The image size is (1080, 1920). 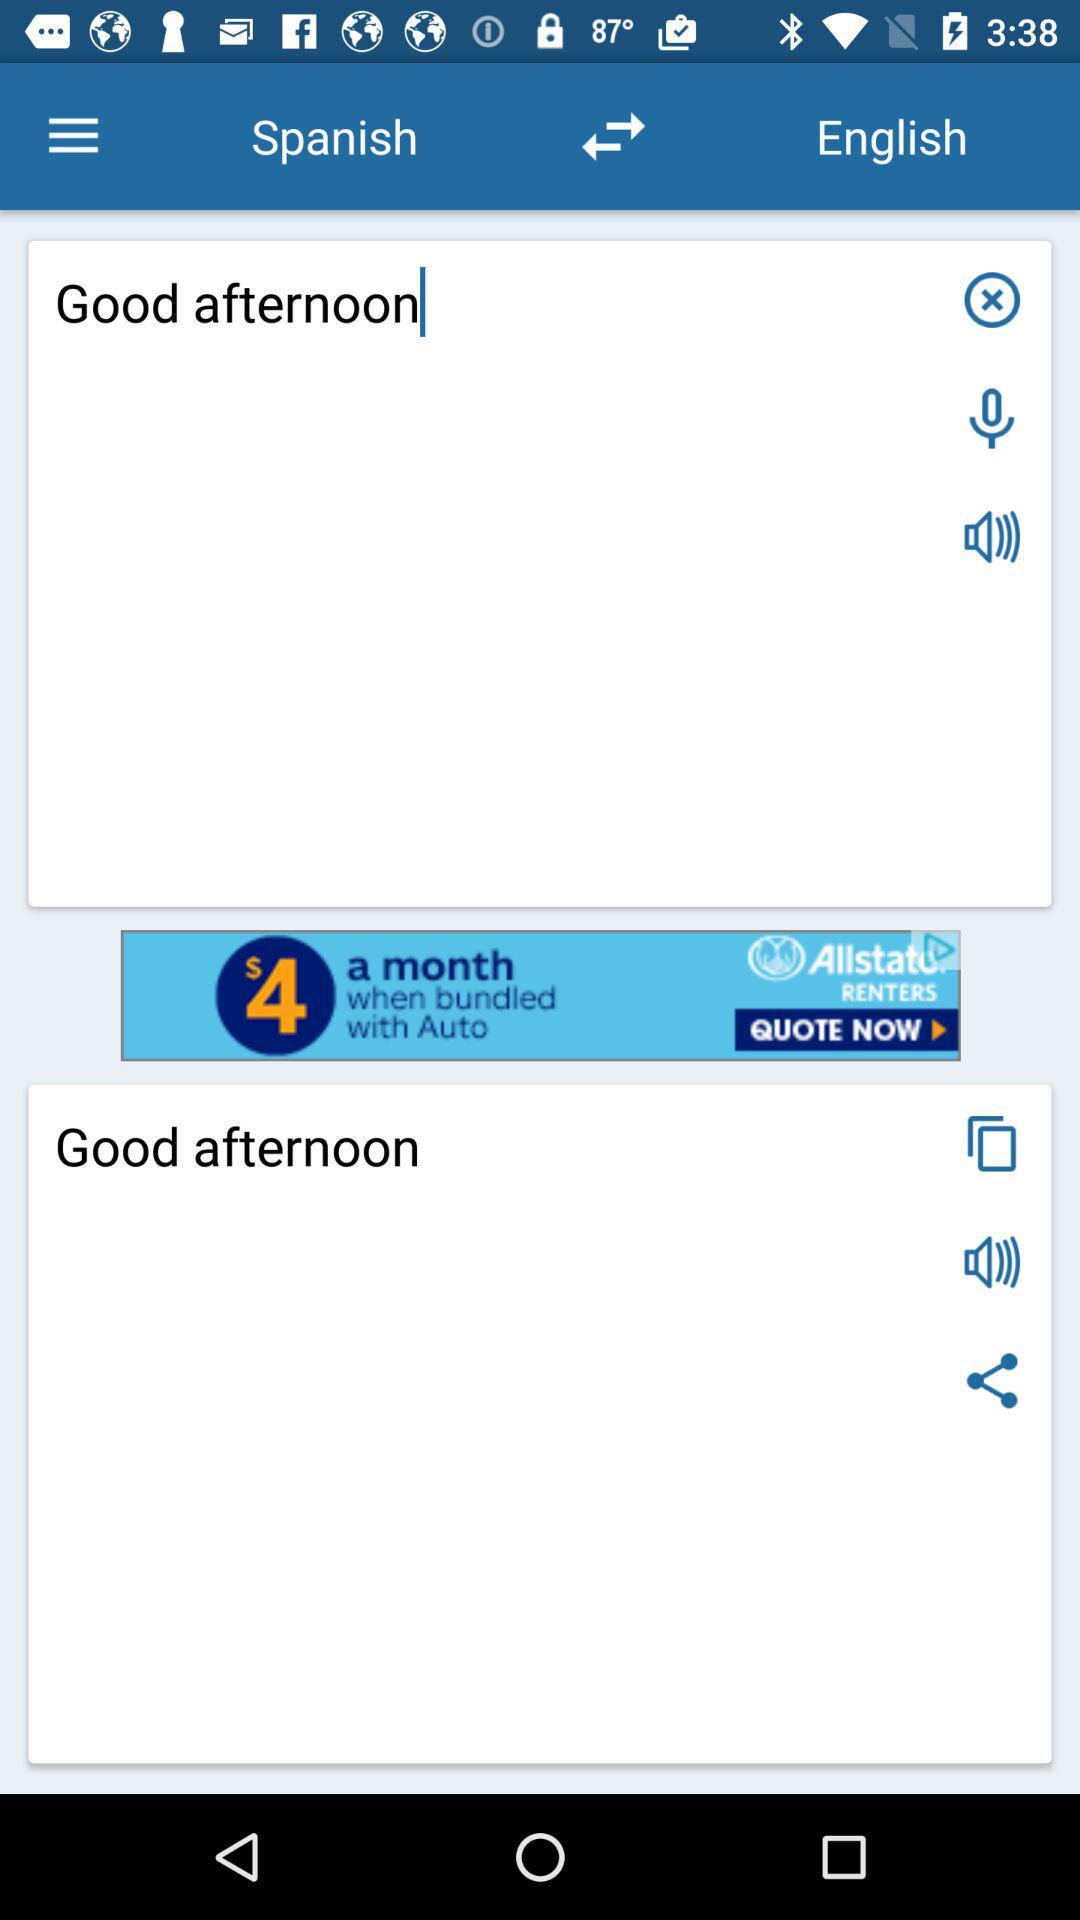 I want to click on mike, so click(x=992, y=417).